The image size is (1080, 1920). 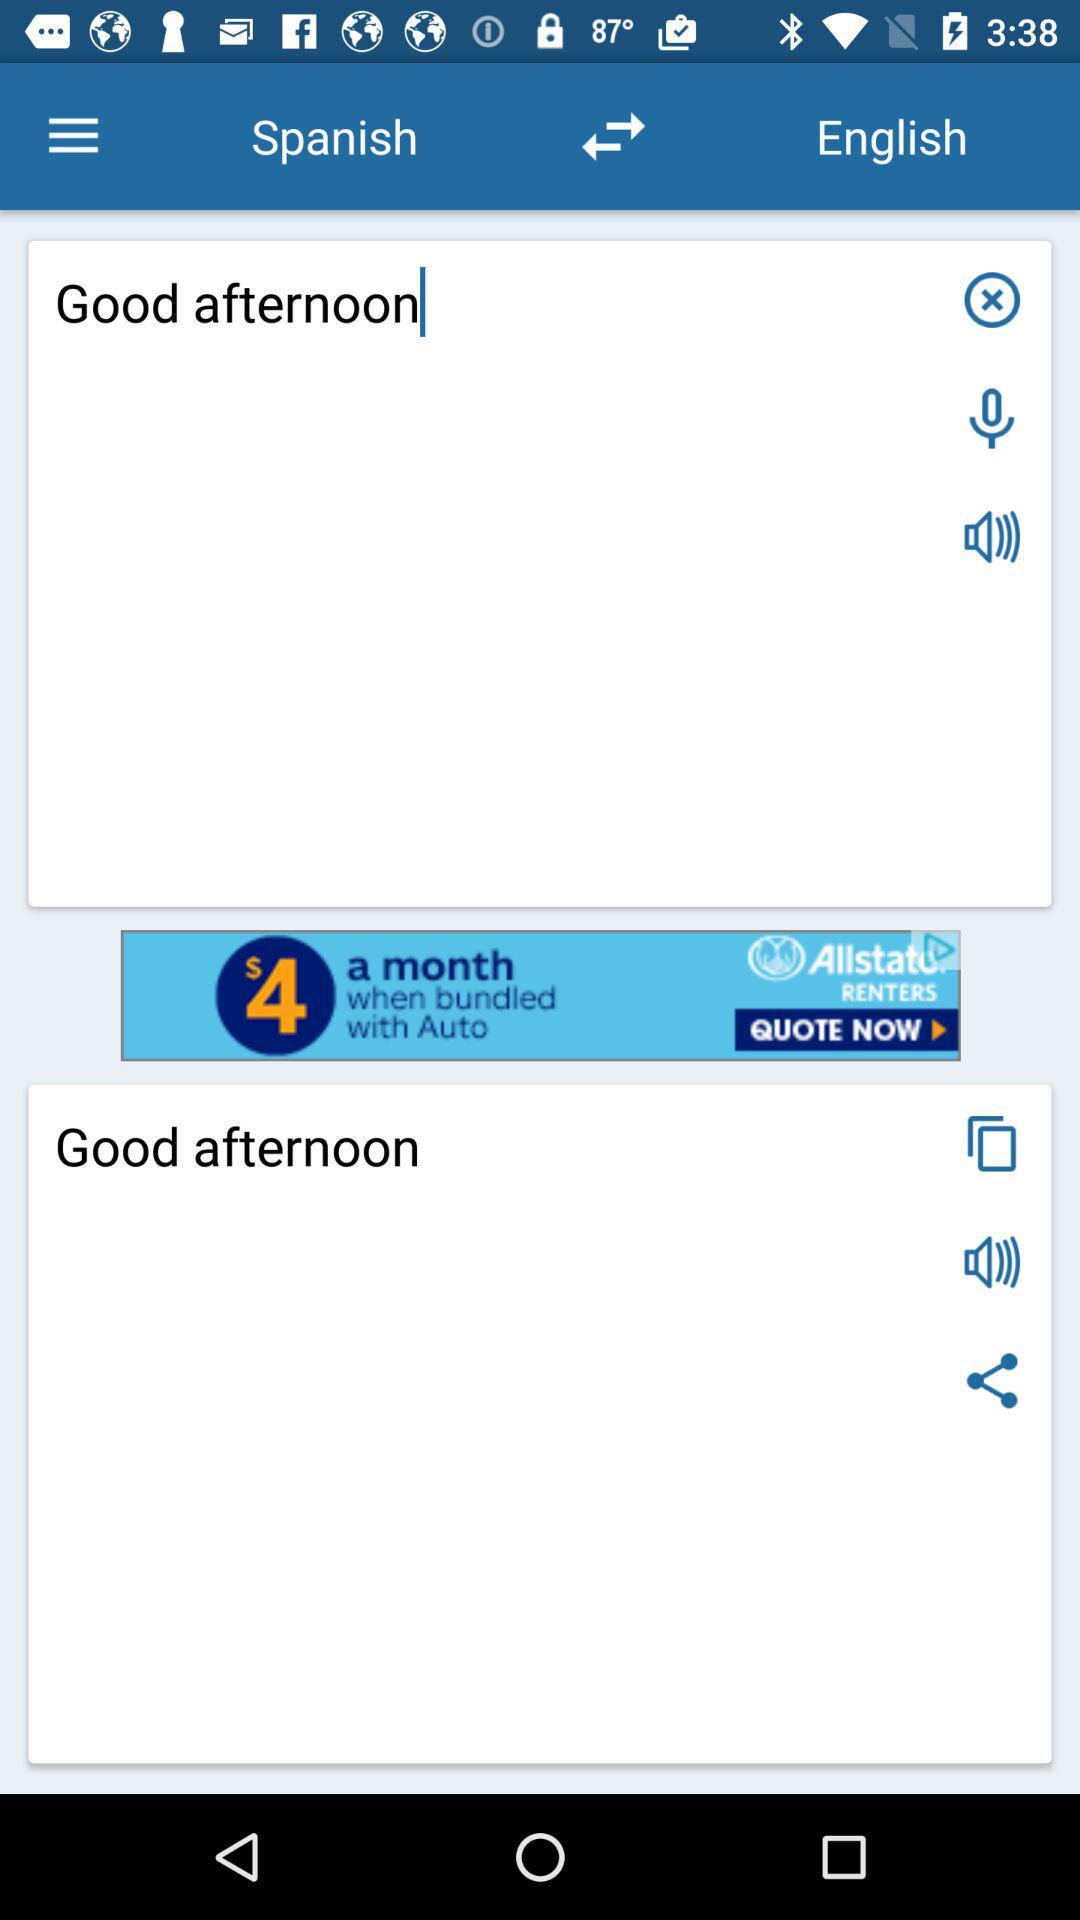 I want to click on mike, so click(x=992, y=417).